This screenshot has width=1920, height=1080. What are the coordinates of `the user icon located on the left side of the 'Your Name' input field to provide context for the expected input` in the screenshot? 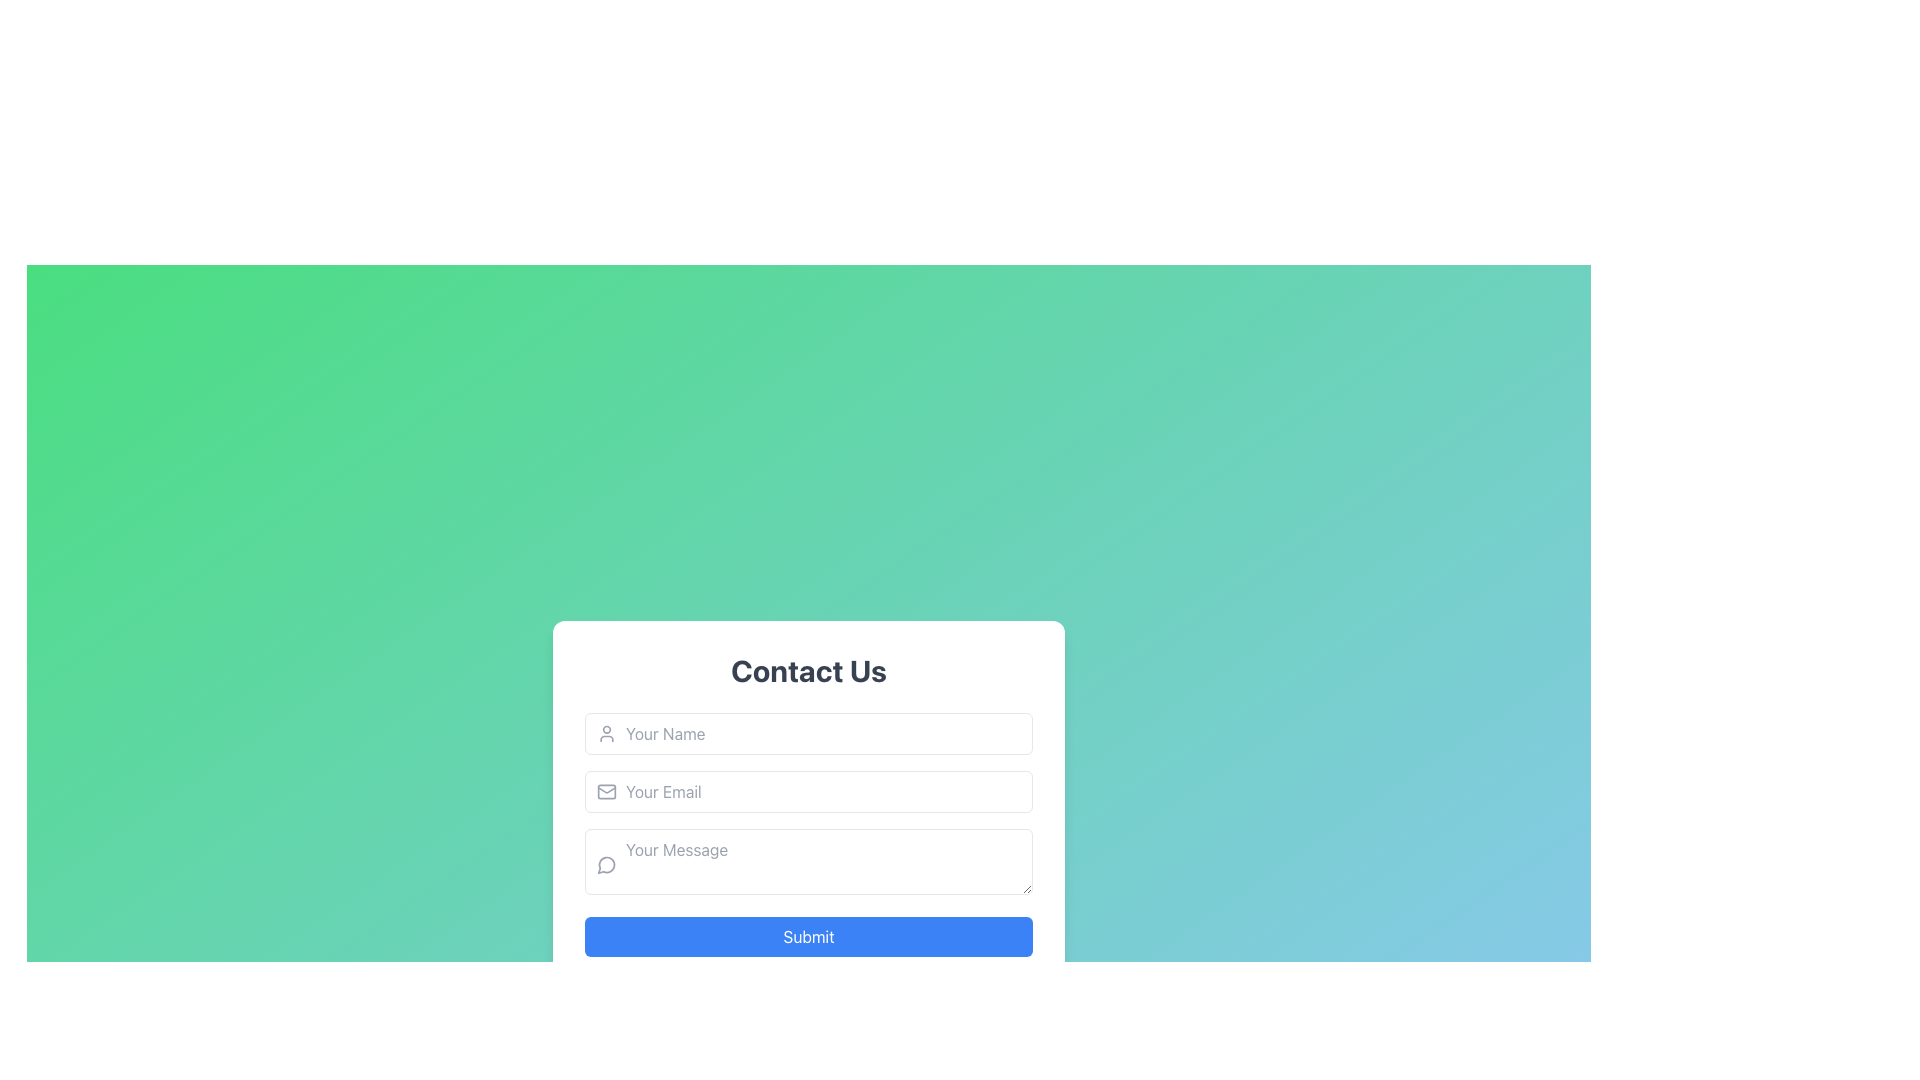 It's located at (605, 733).